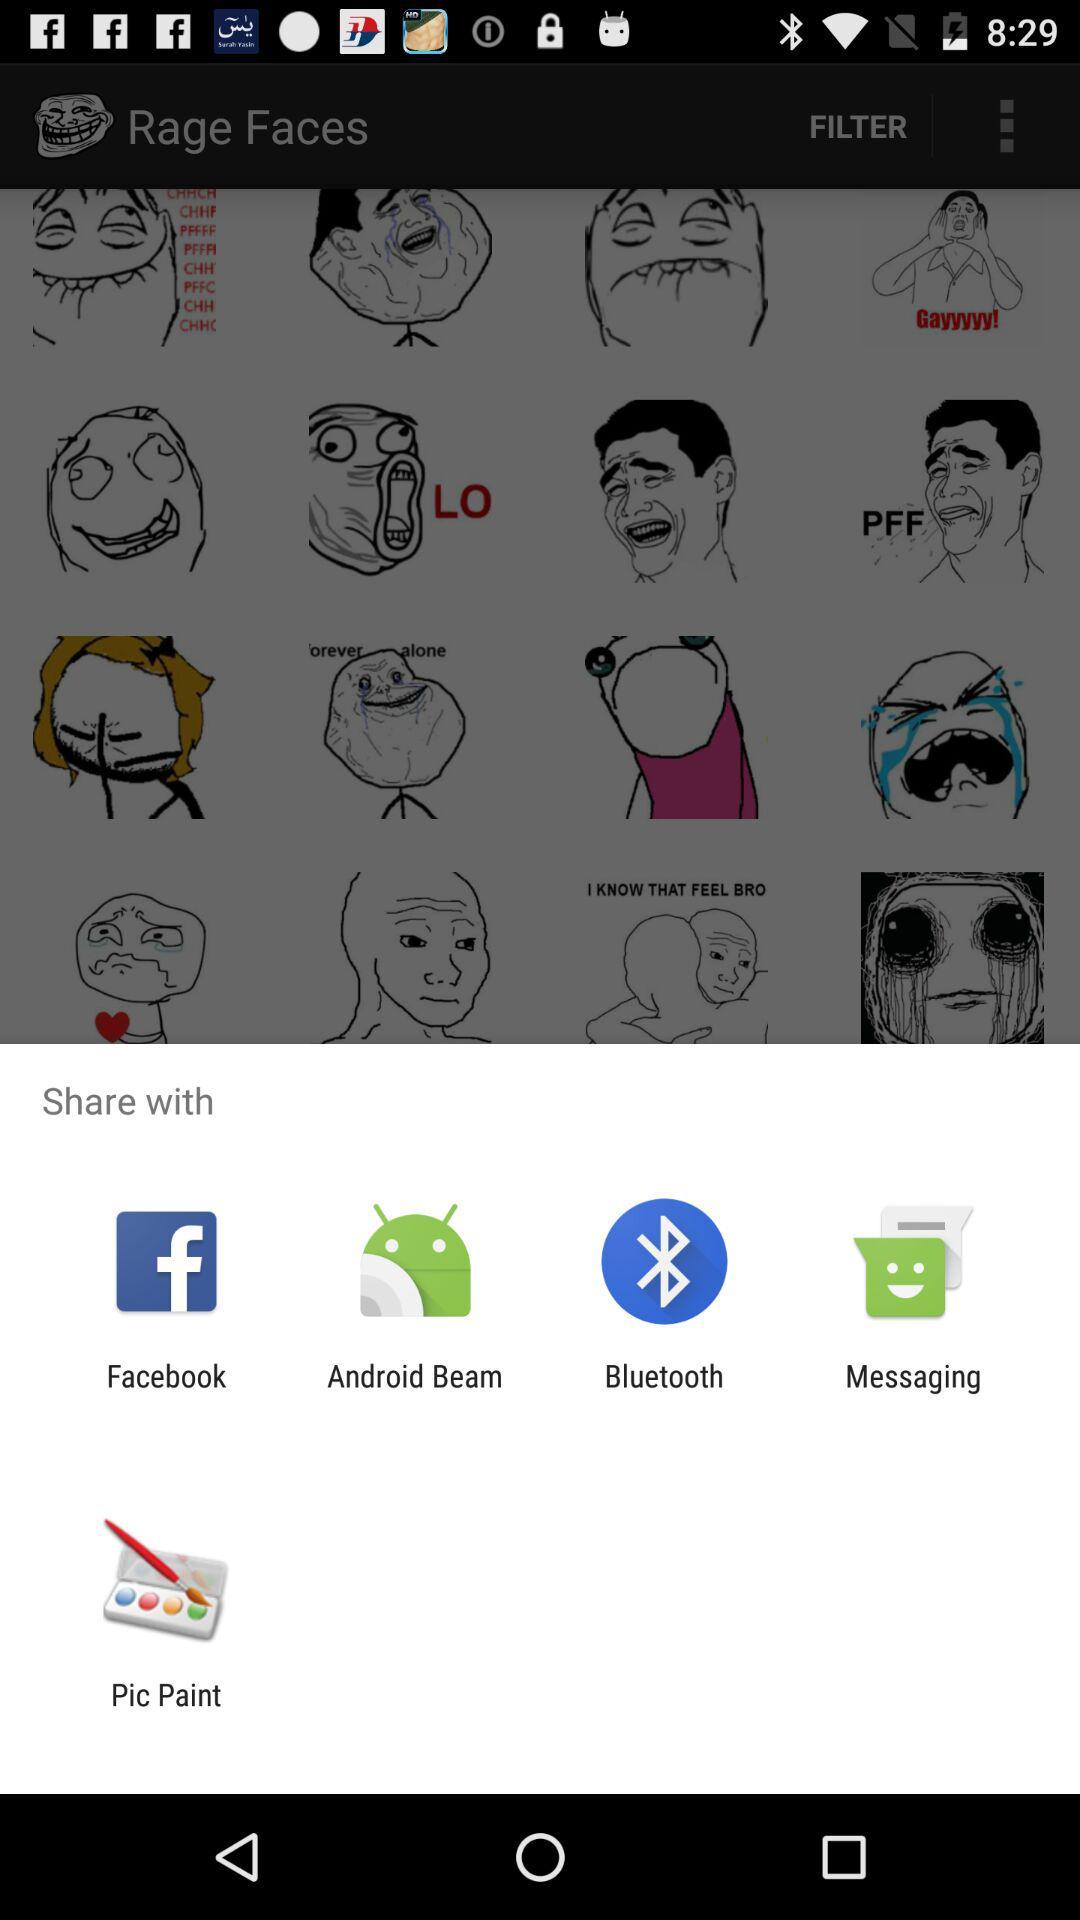 This screenshot has height=1920, width=1080. I want to click on bluetooth icon, so click(664, 1392).